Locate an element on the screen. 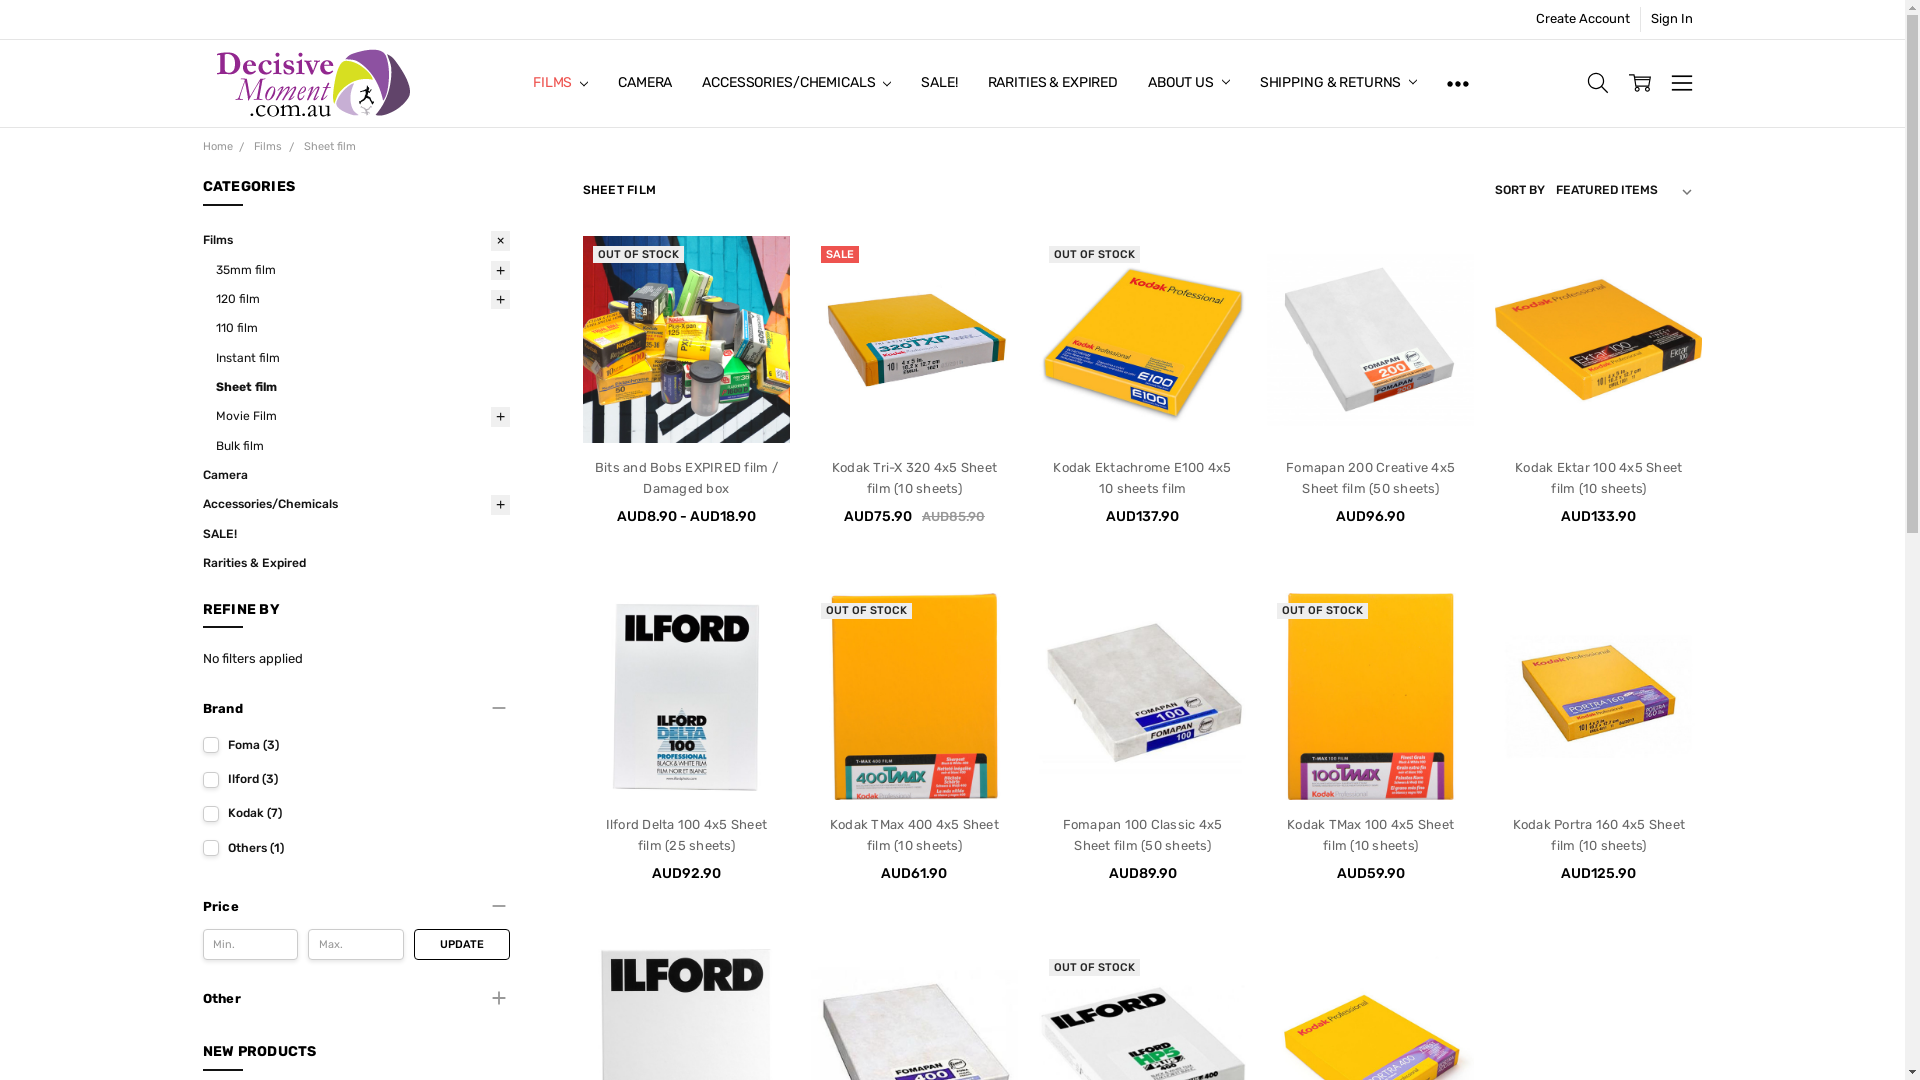  'Movie Film' is located at coordinates (363, 415).